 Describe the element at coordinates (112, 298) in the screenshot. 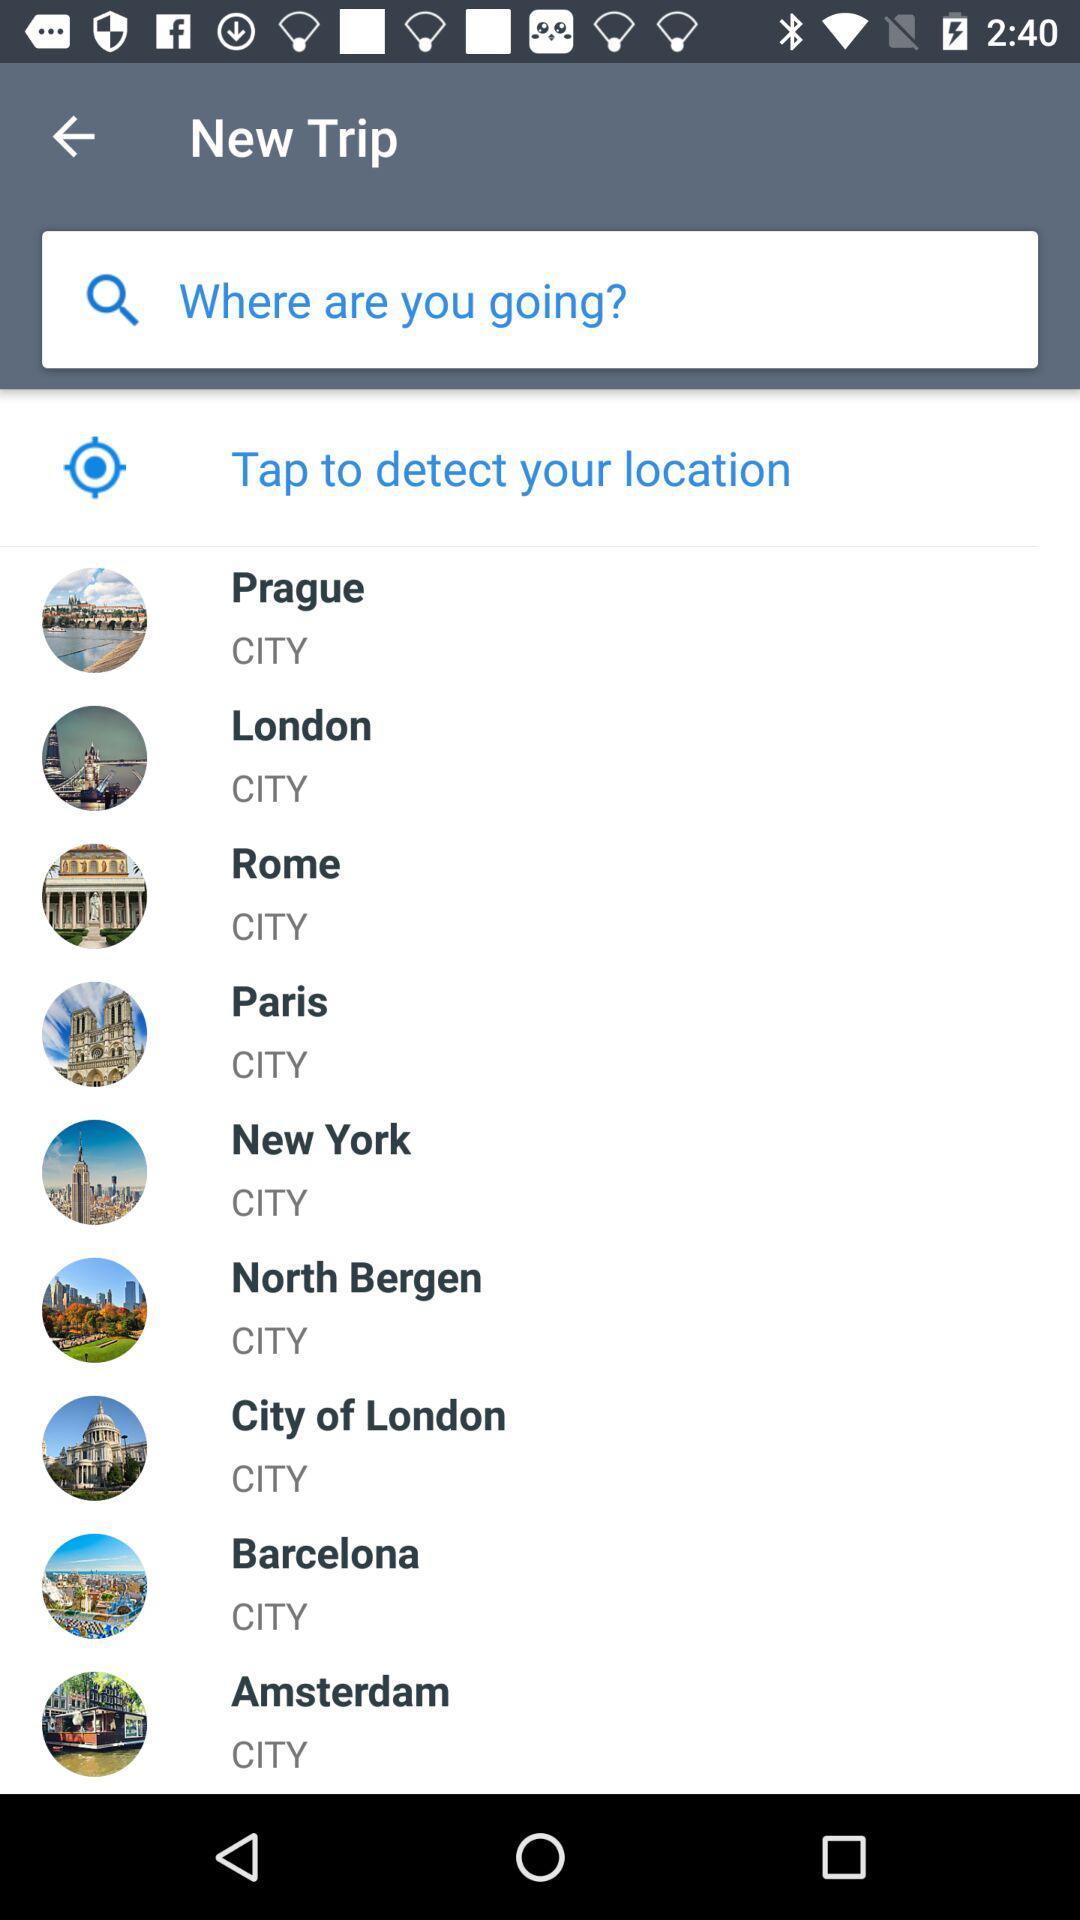

I see `search for city` at that location.